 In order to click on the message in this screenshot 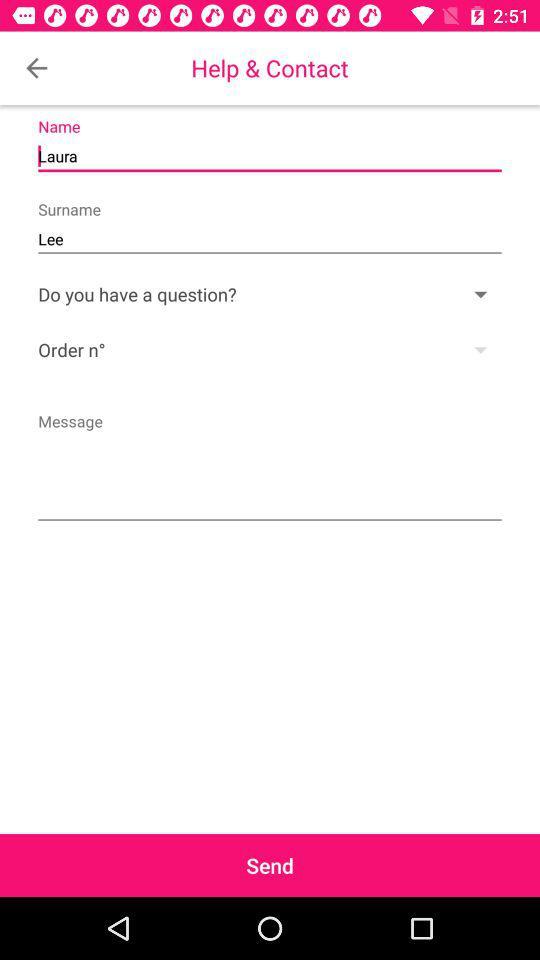, I will do `click(270, 465)`.